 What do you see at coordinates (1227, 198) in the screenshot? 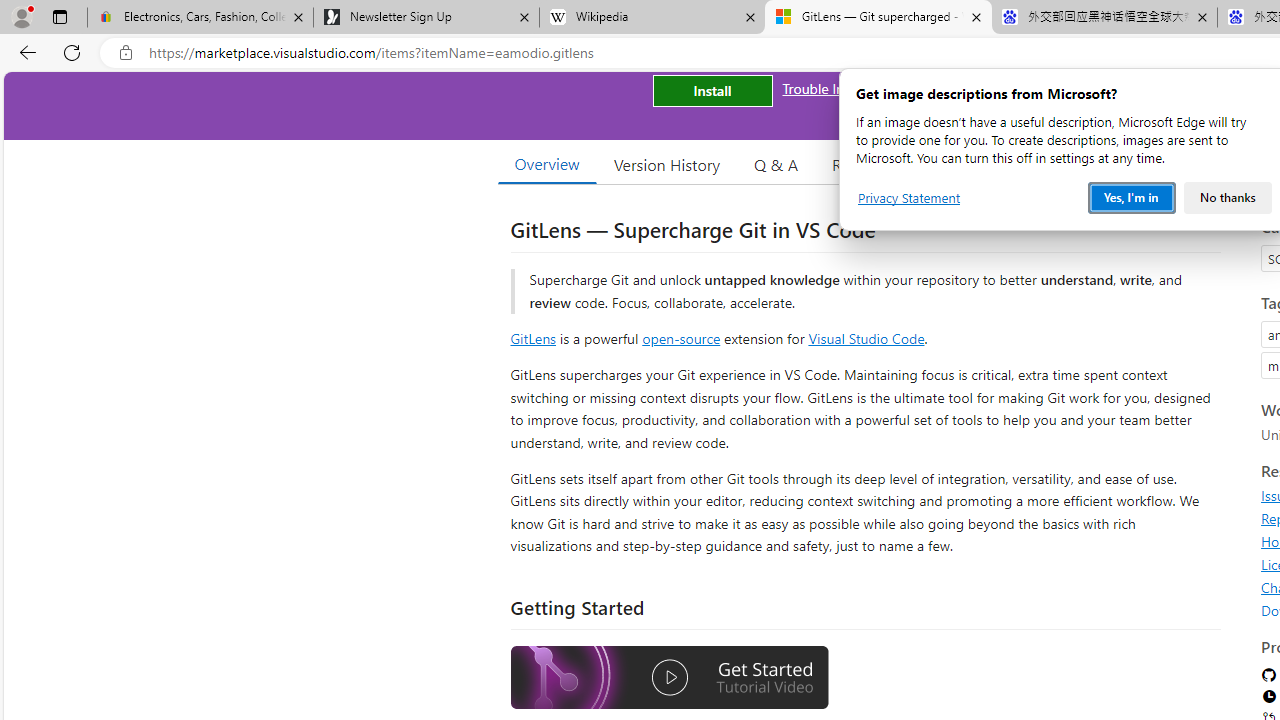
I see `'No thanks'` at bounding box center [1227, 198].